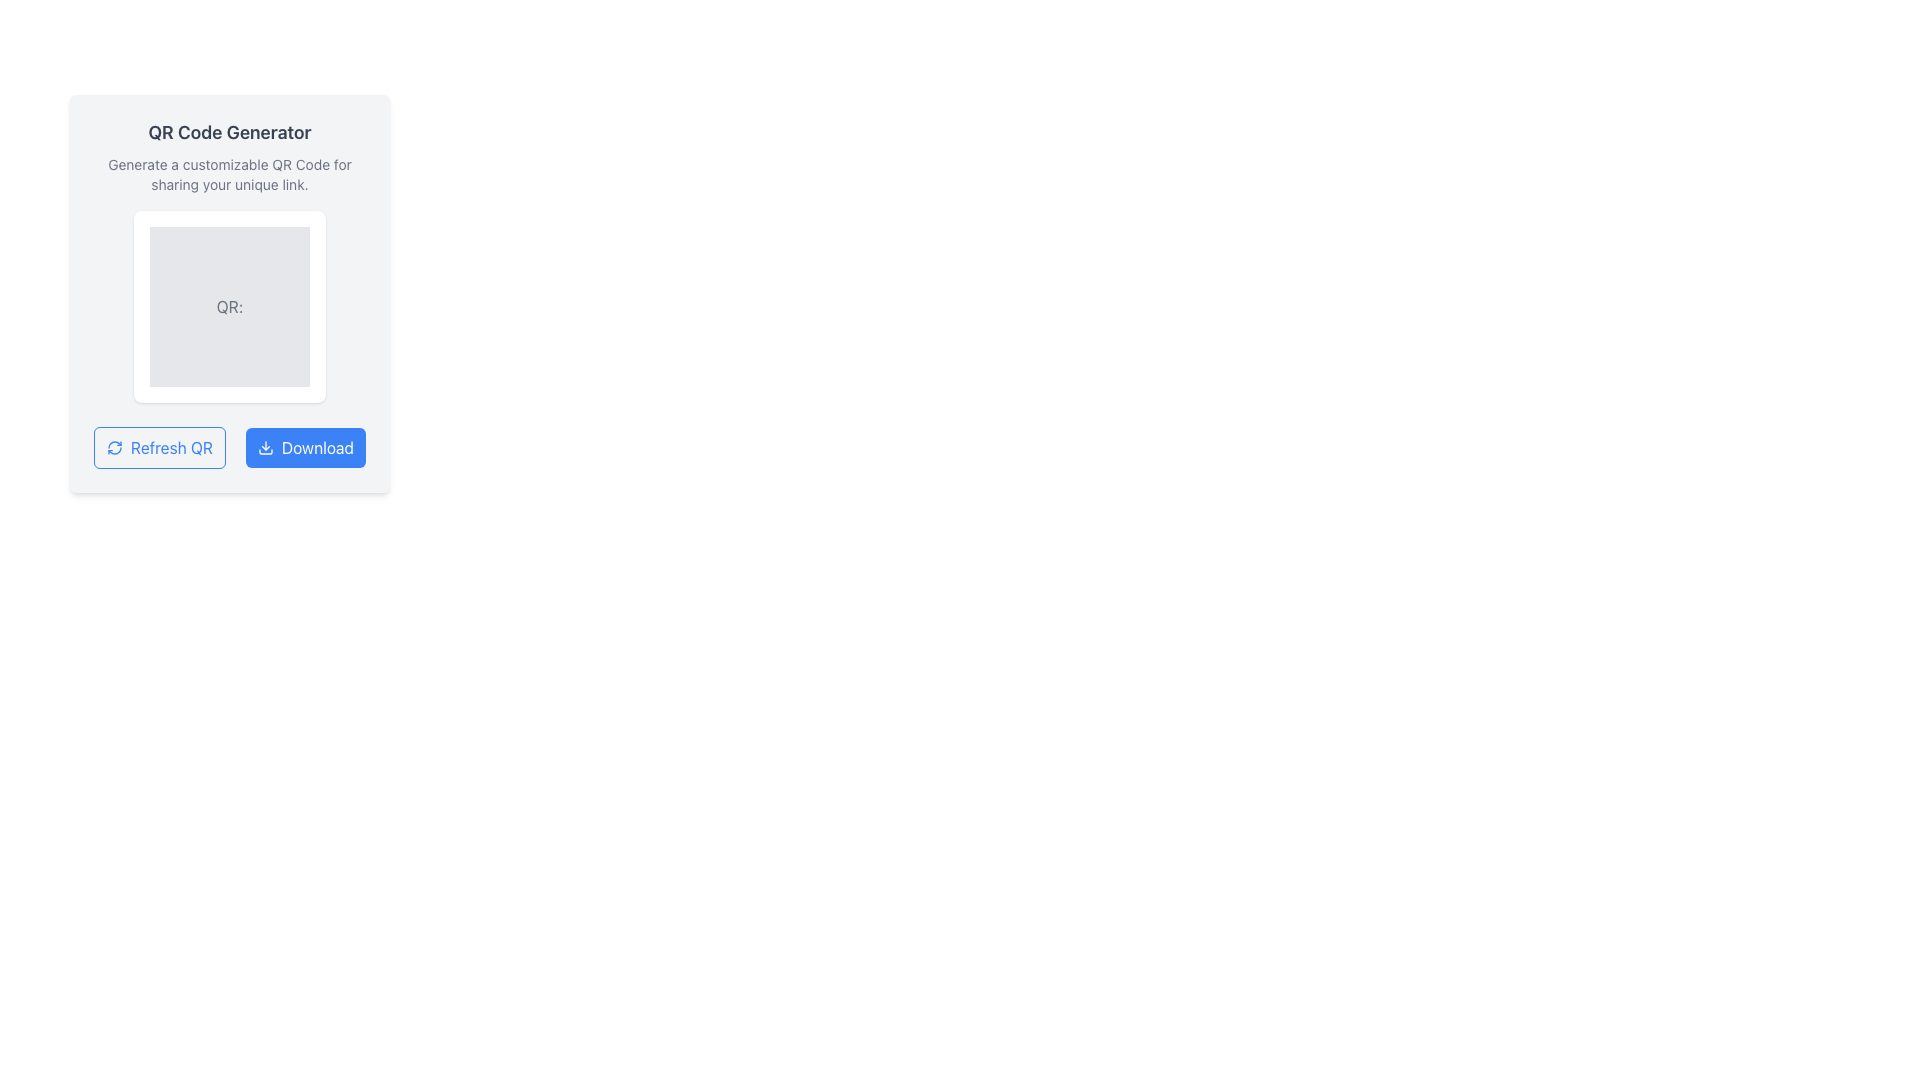 The image size is (1920, 1080). I want to click on the blue rectangular button labeled 'Download' to apply hover styling, so click(304, 446).